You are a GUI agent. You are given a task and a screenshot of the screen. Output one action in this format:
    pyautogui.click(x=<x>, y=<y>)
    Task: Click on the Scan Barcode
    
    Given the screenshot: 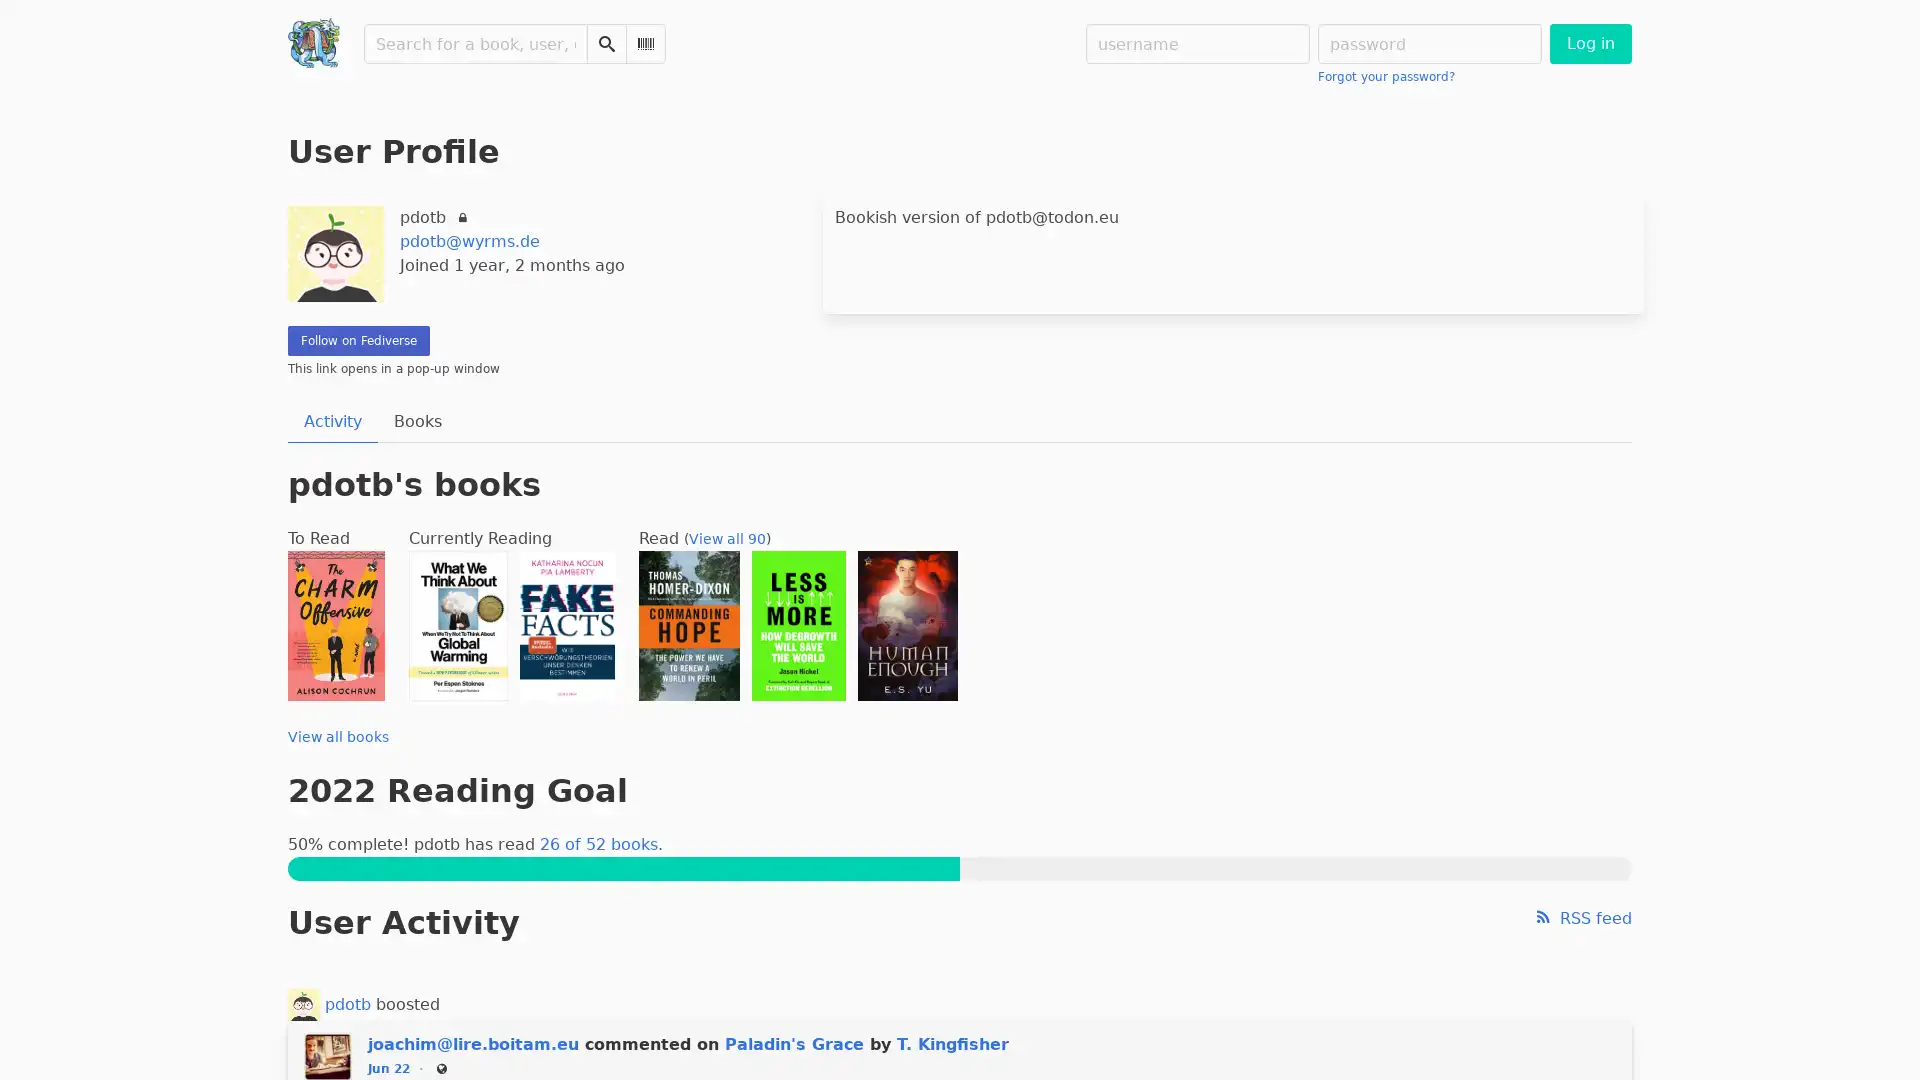 What is the action you would take?
    pyautogui.click(x=646, y=43)
    